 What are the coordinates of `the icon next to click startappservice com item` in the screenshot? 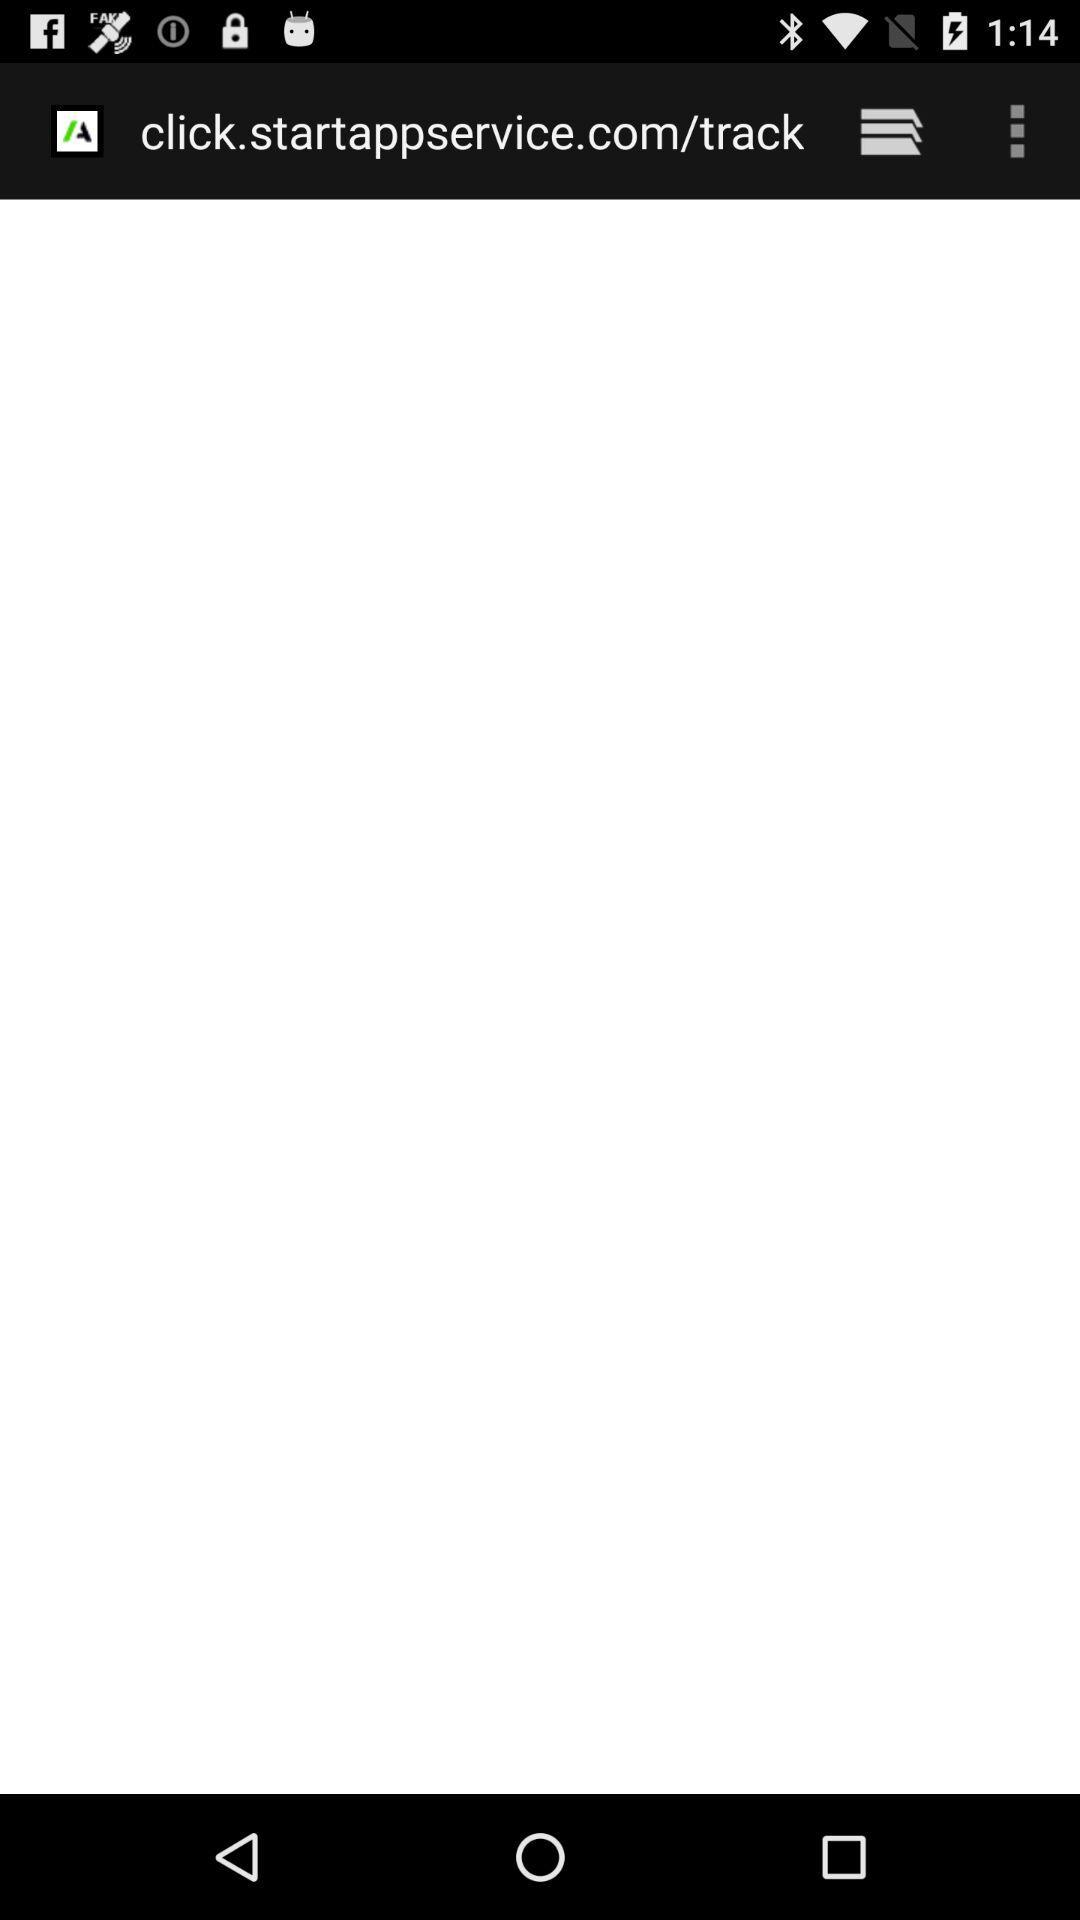 It's located at (890, 130).